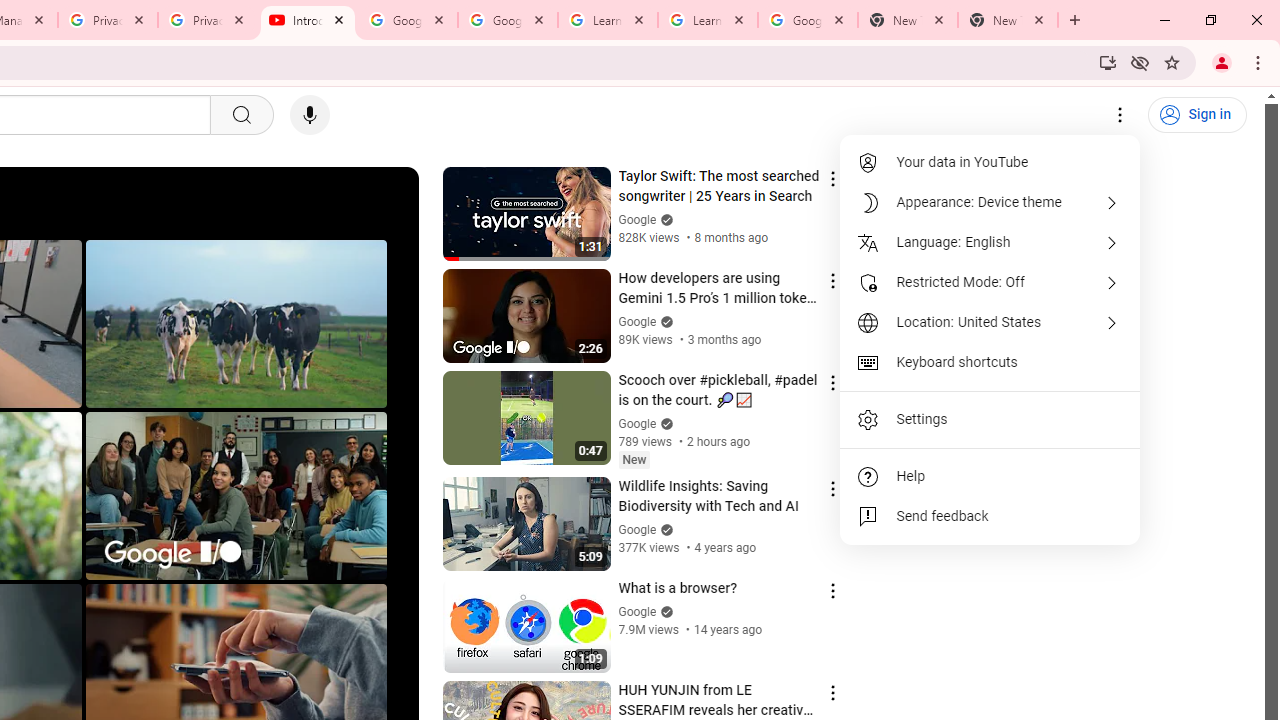 The image size is (1280, 720). What do you see at coordinates (990, 362) in the screenshot?
I see `'Keyboard shortcuts'` at bounding box center [990, 362].